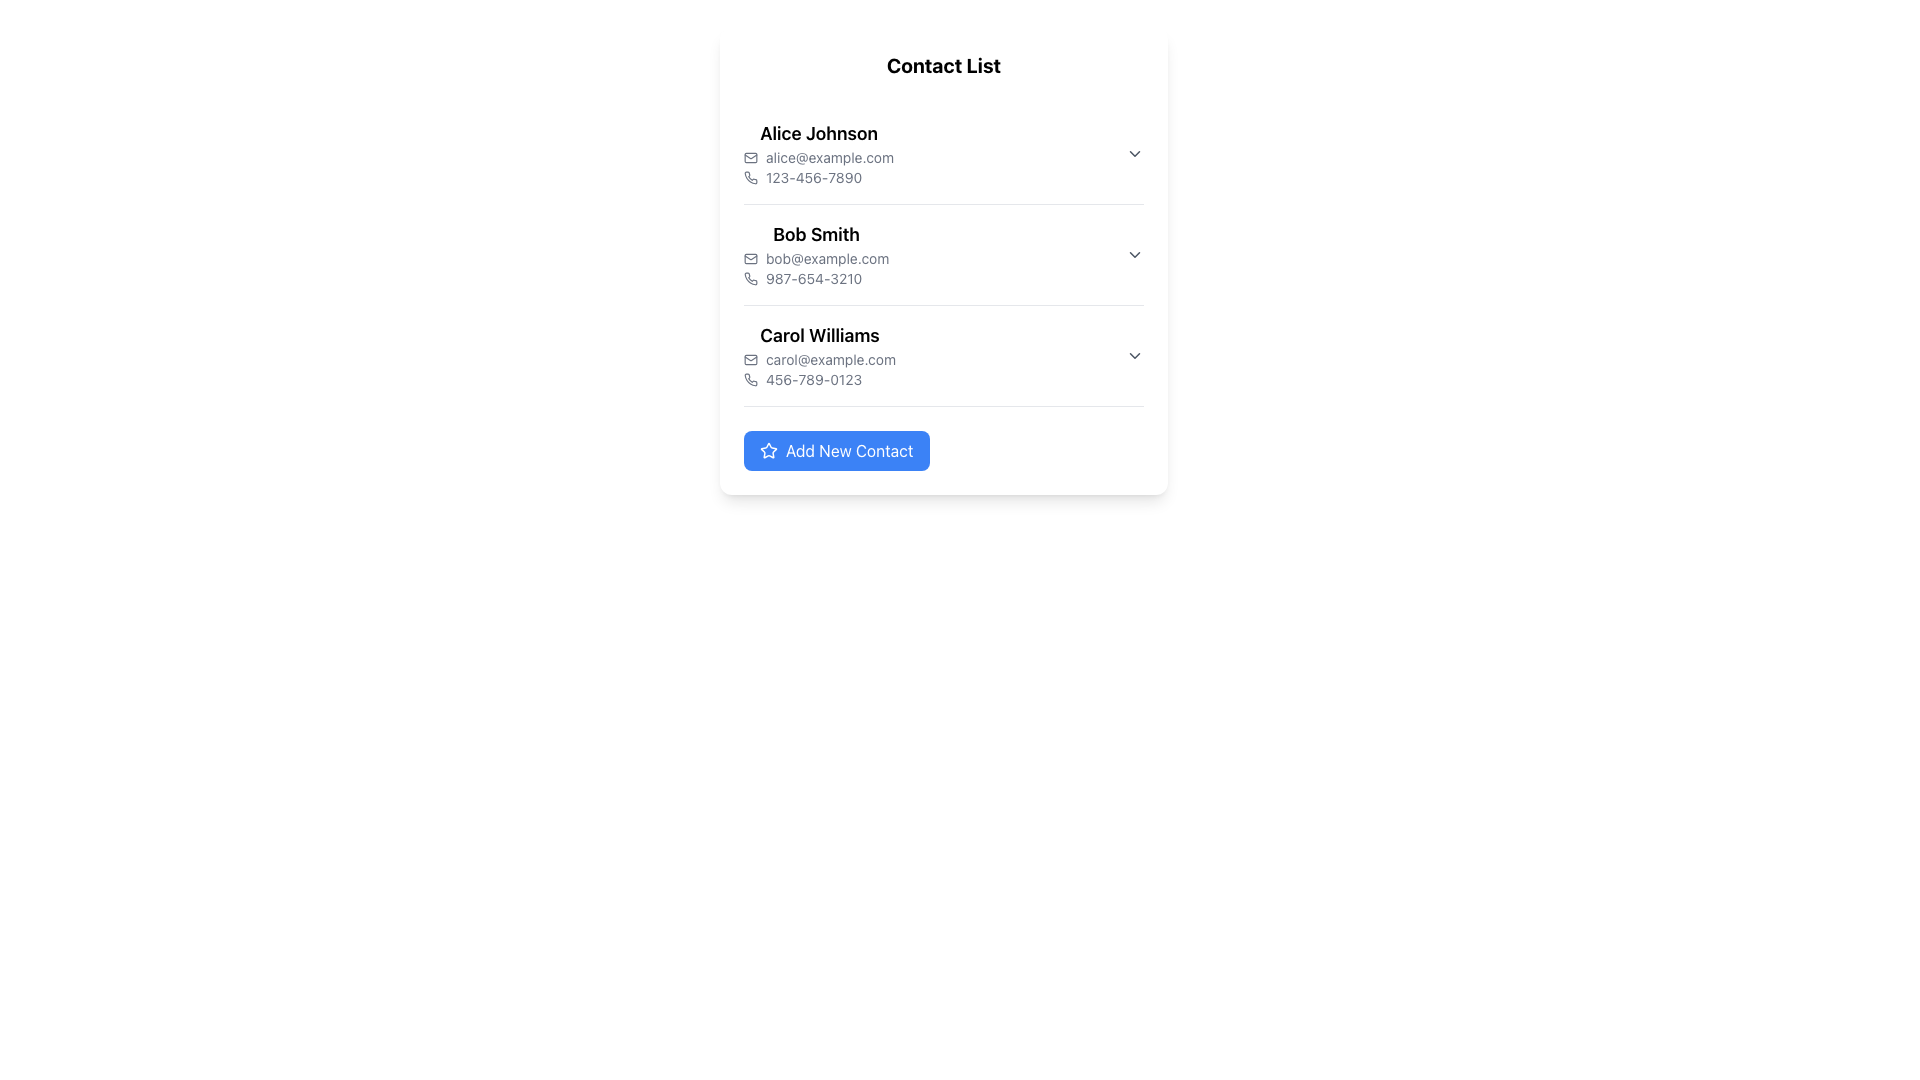  What do you see at coordinates (1134, 253) in the screenshot?
I see `the dropdown toggle icon button located at the far right of the row containing the contact 'Bob Smith'` at bounding box center [1134, 253].